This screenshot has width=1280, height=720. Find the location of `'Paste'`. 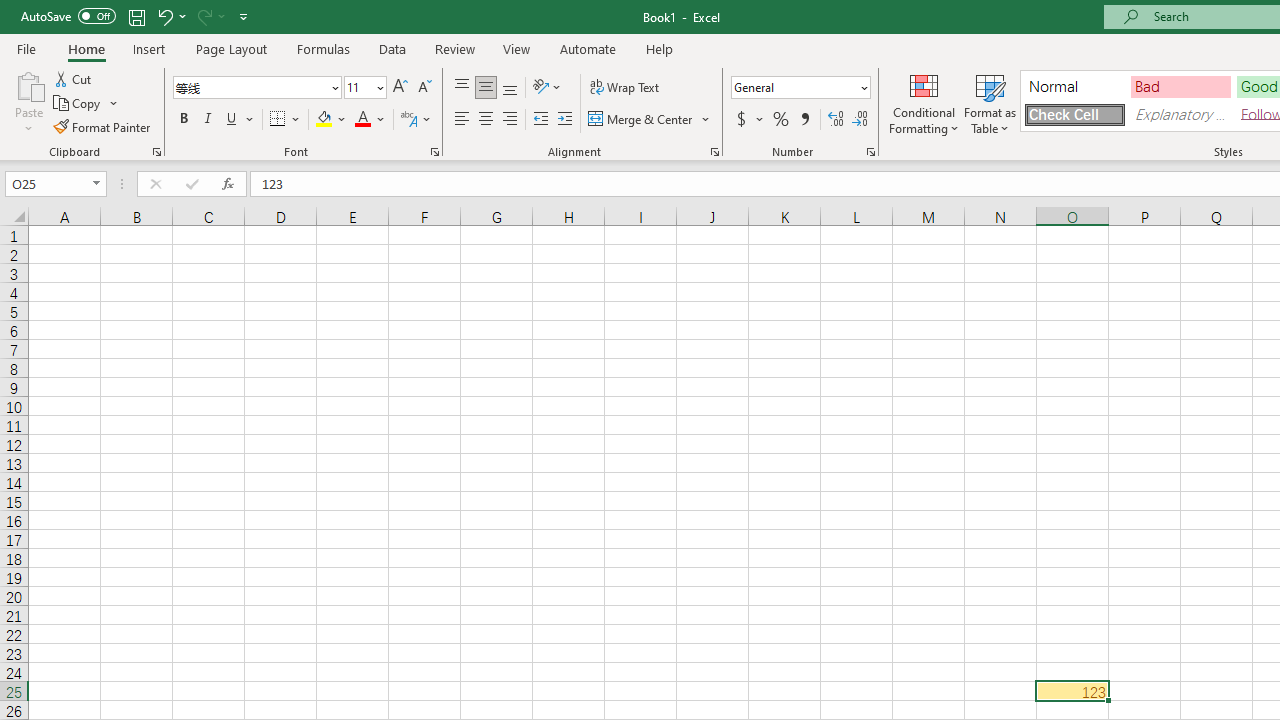

'Paste' is located at coordinates (28, 84).